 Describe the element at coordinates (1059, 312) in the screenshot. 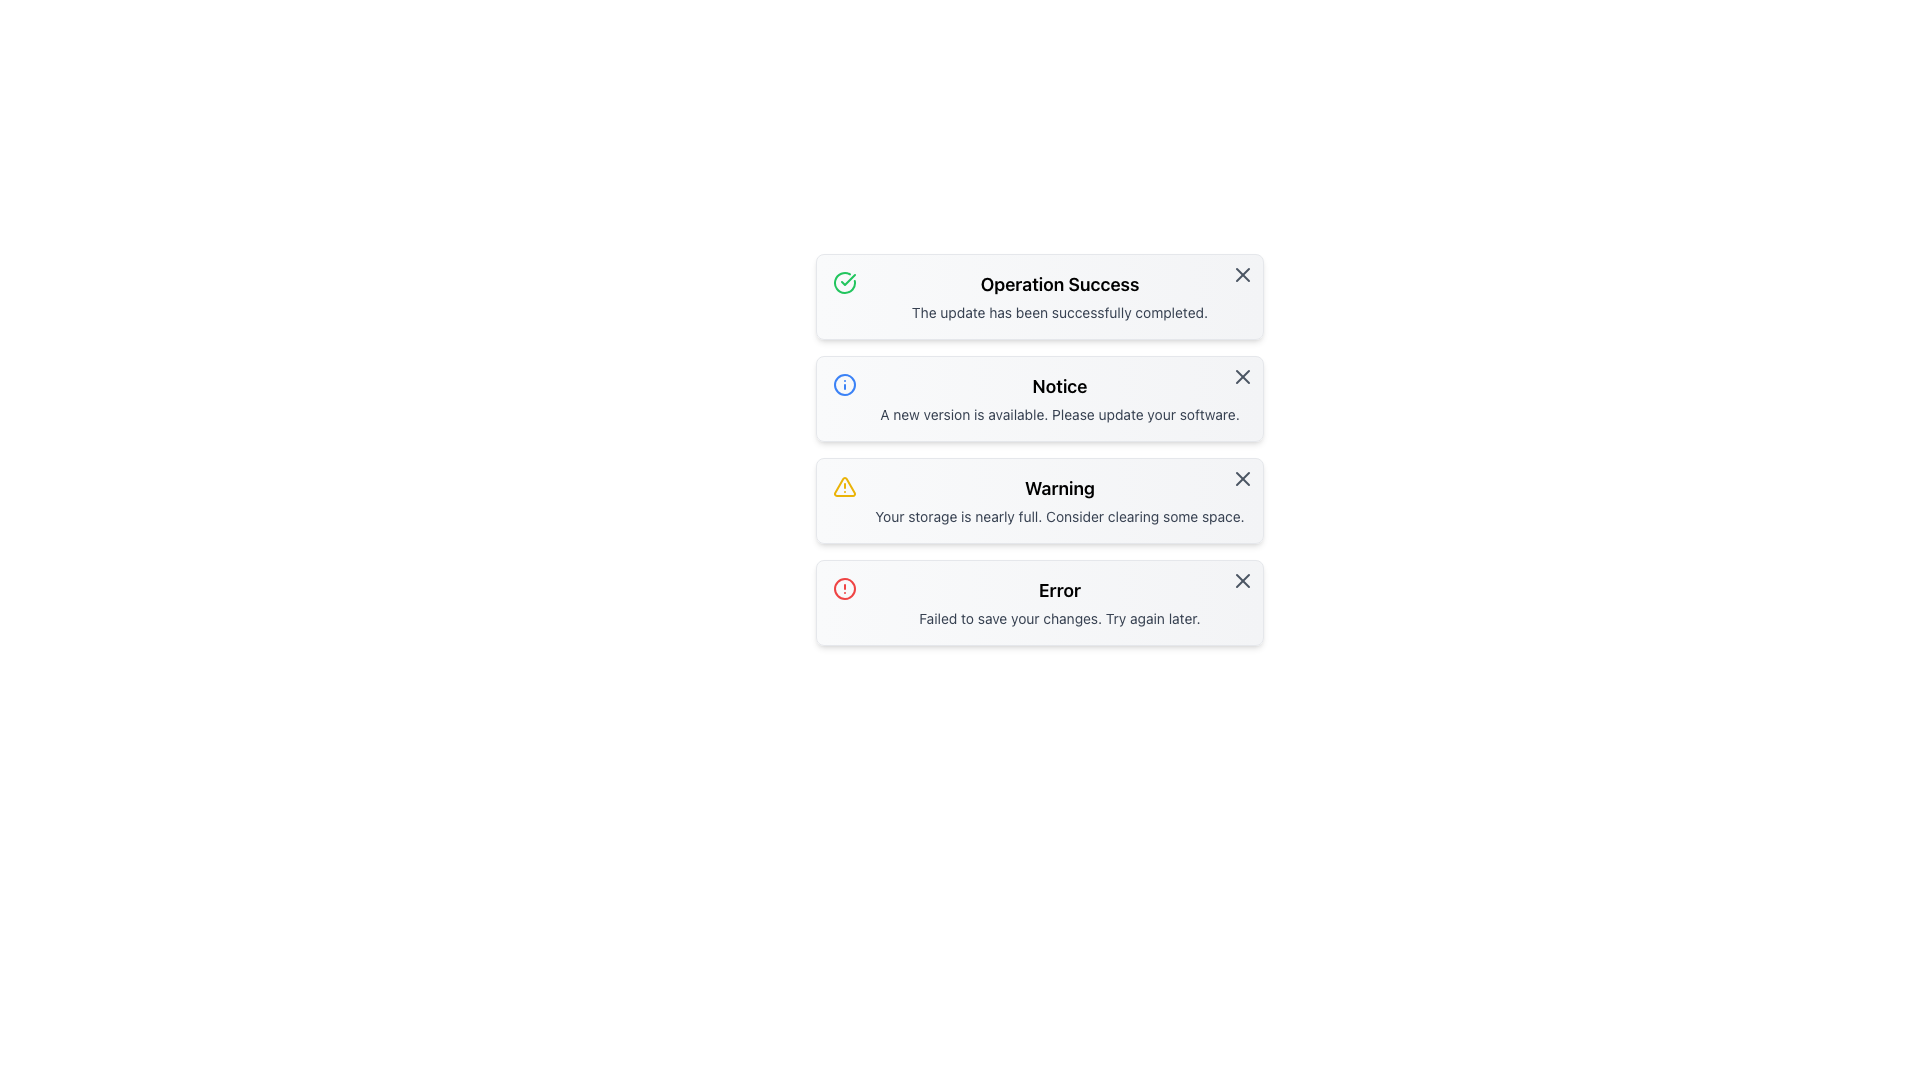

I see `the confirmation message text label located below the 'Operation Success' heading in the notification box` at that location.